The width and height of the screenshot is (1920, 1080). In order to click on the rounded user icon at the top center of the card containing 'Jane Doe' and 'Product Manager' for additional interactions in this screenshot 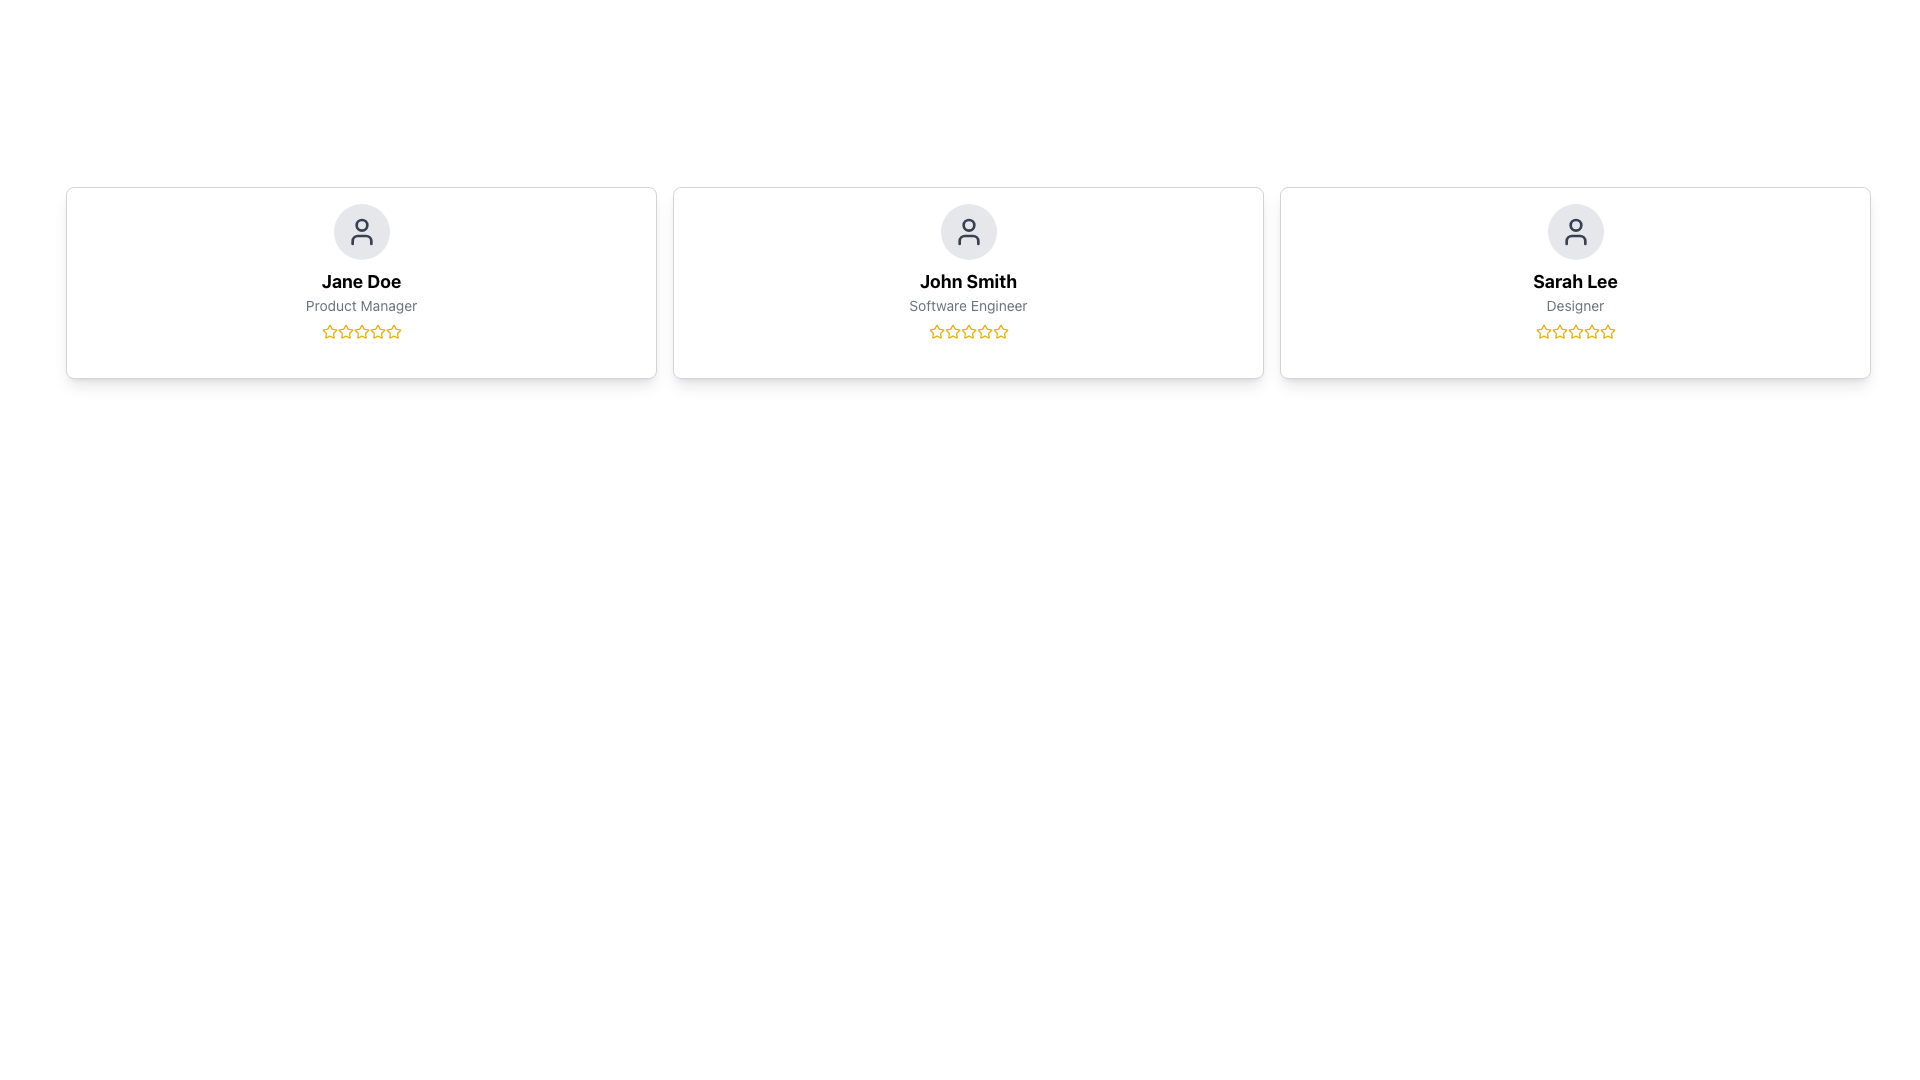, I will do `click(361, 230)`.